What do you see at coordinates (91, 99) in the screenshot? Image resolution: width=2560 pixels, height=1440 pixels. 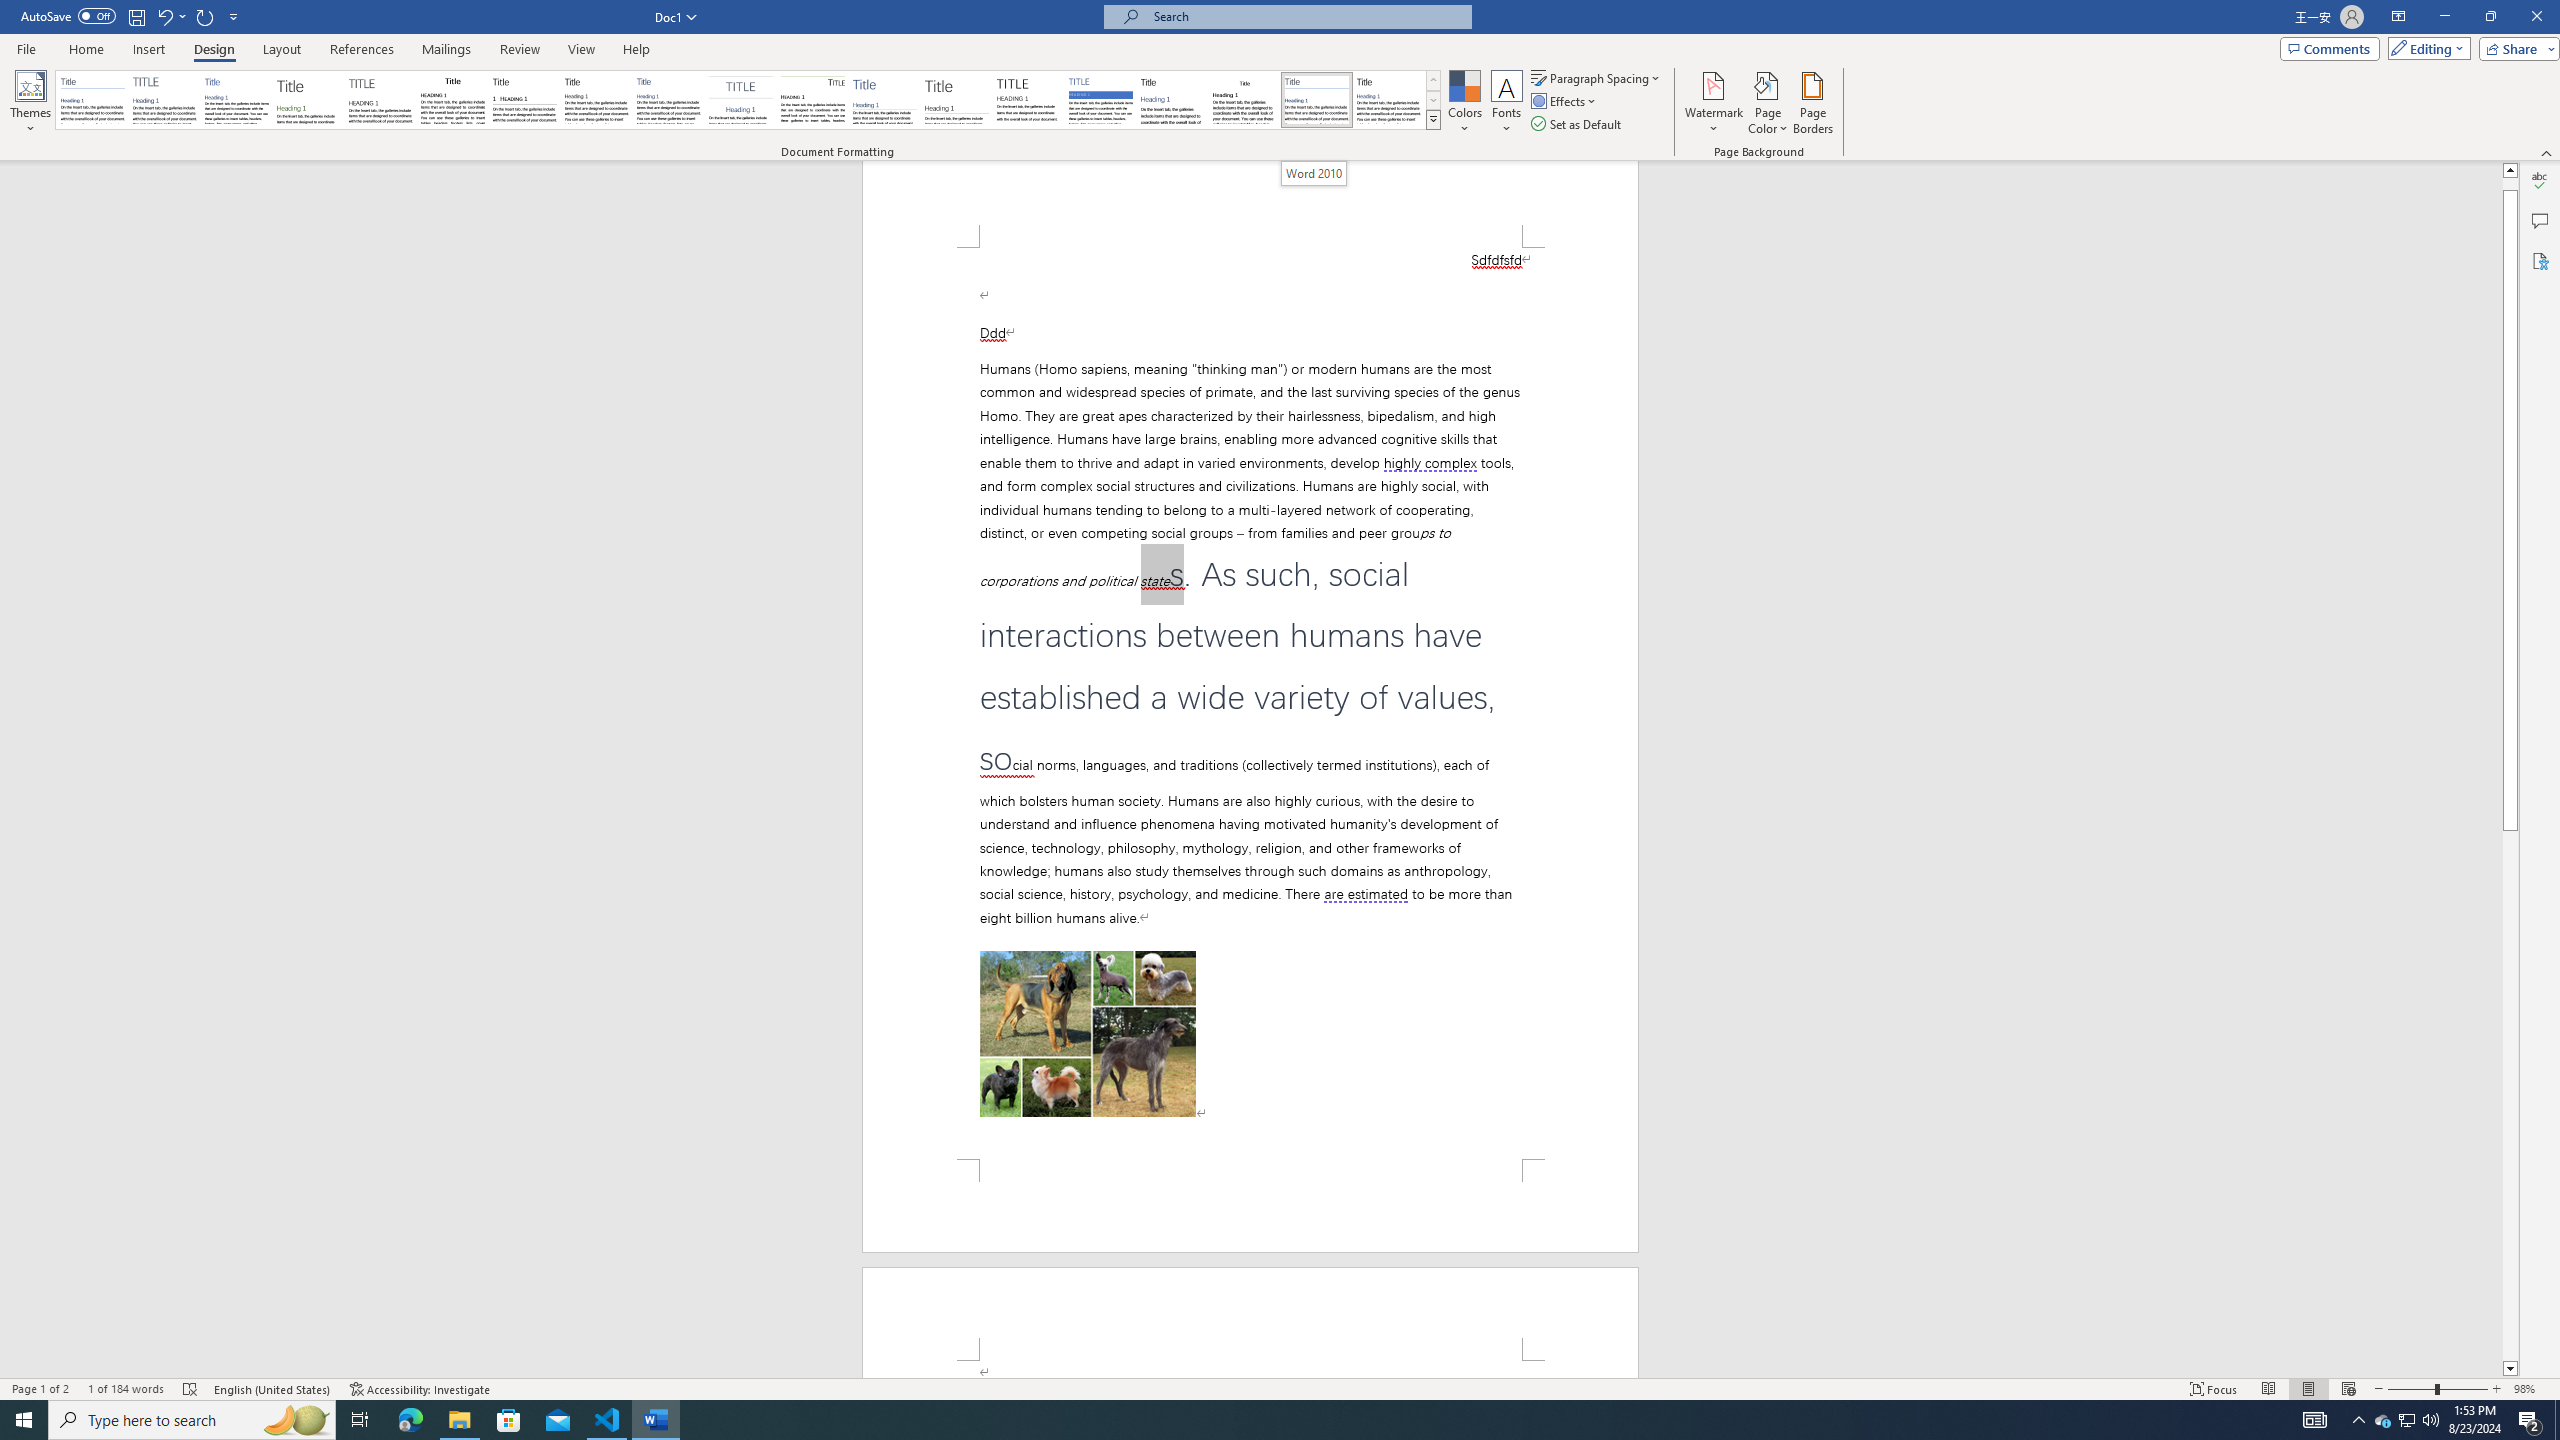 I see `'Document'` at bounding box center [91, 99].